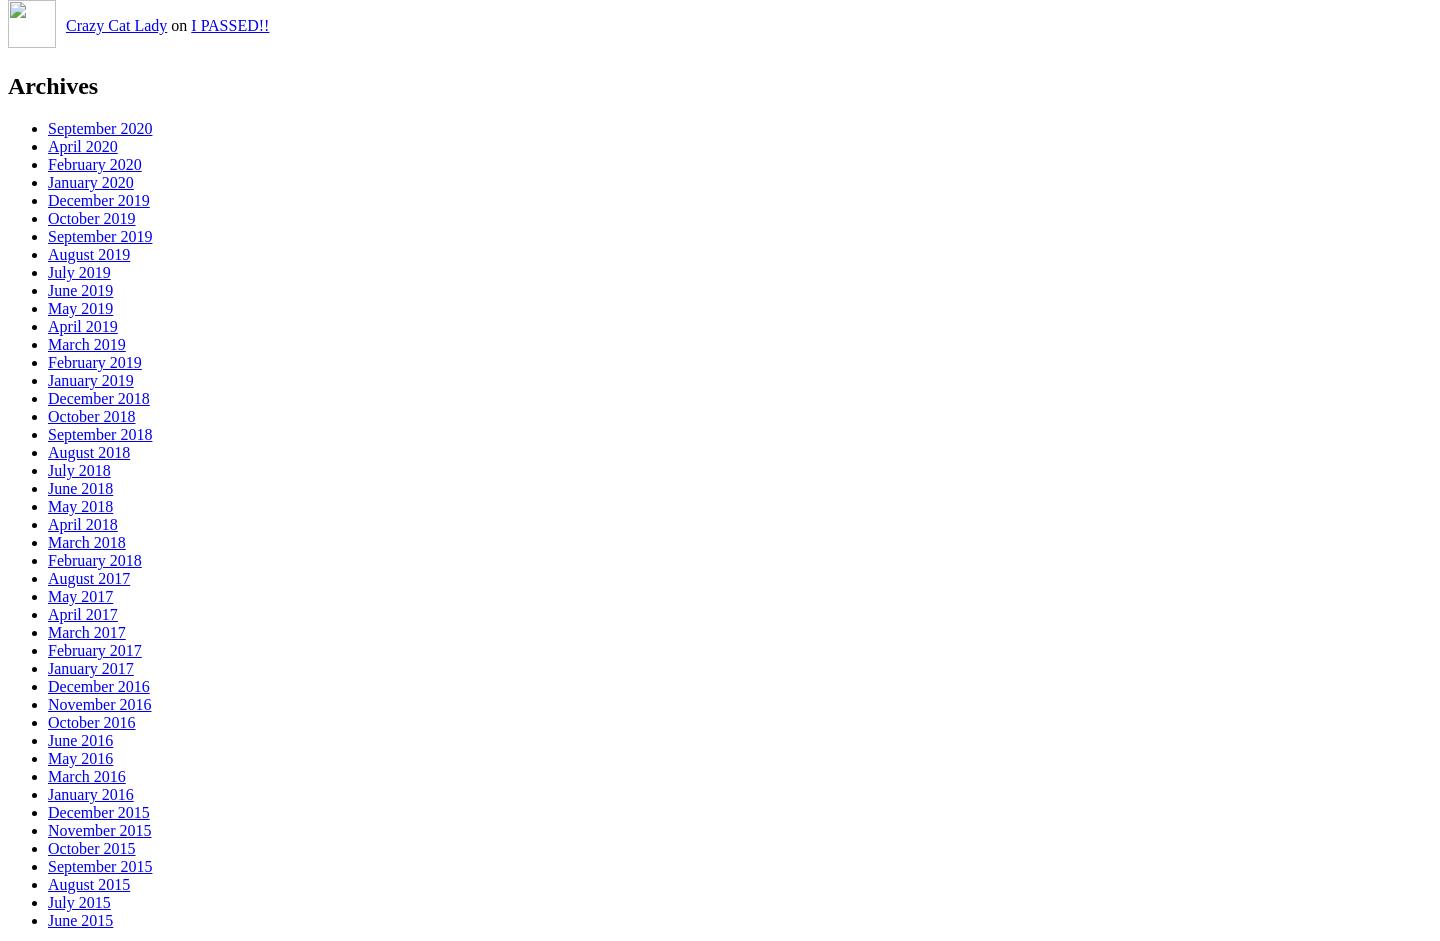  What do you see at coordinates (90, 794) in the screenshot?
I see `'January 2016'` at bounding box center [90, 794].